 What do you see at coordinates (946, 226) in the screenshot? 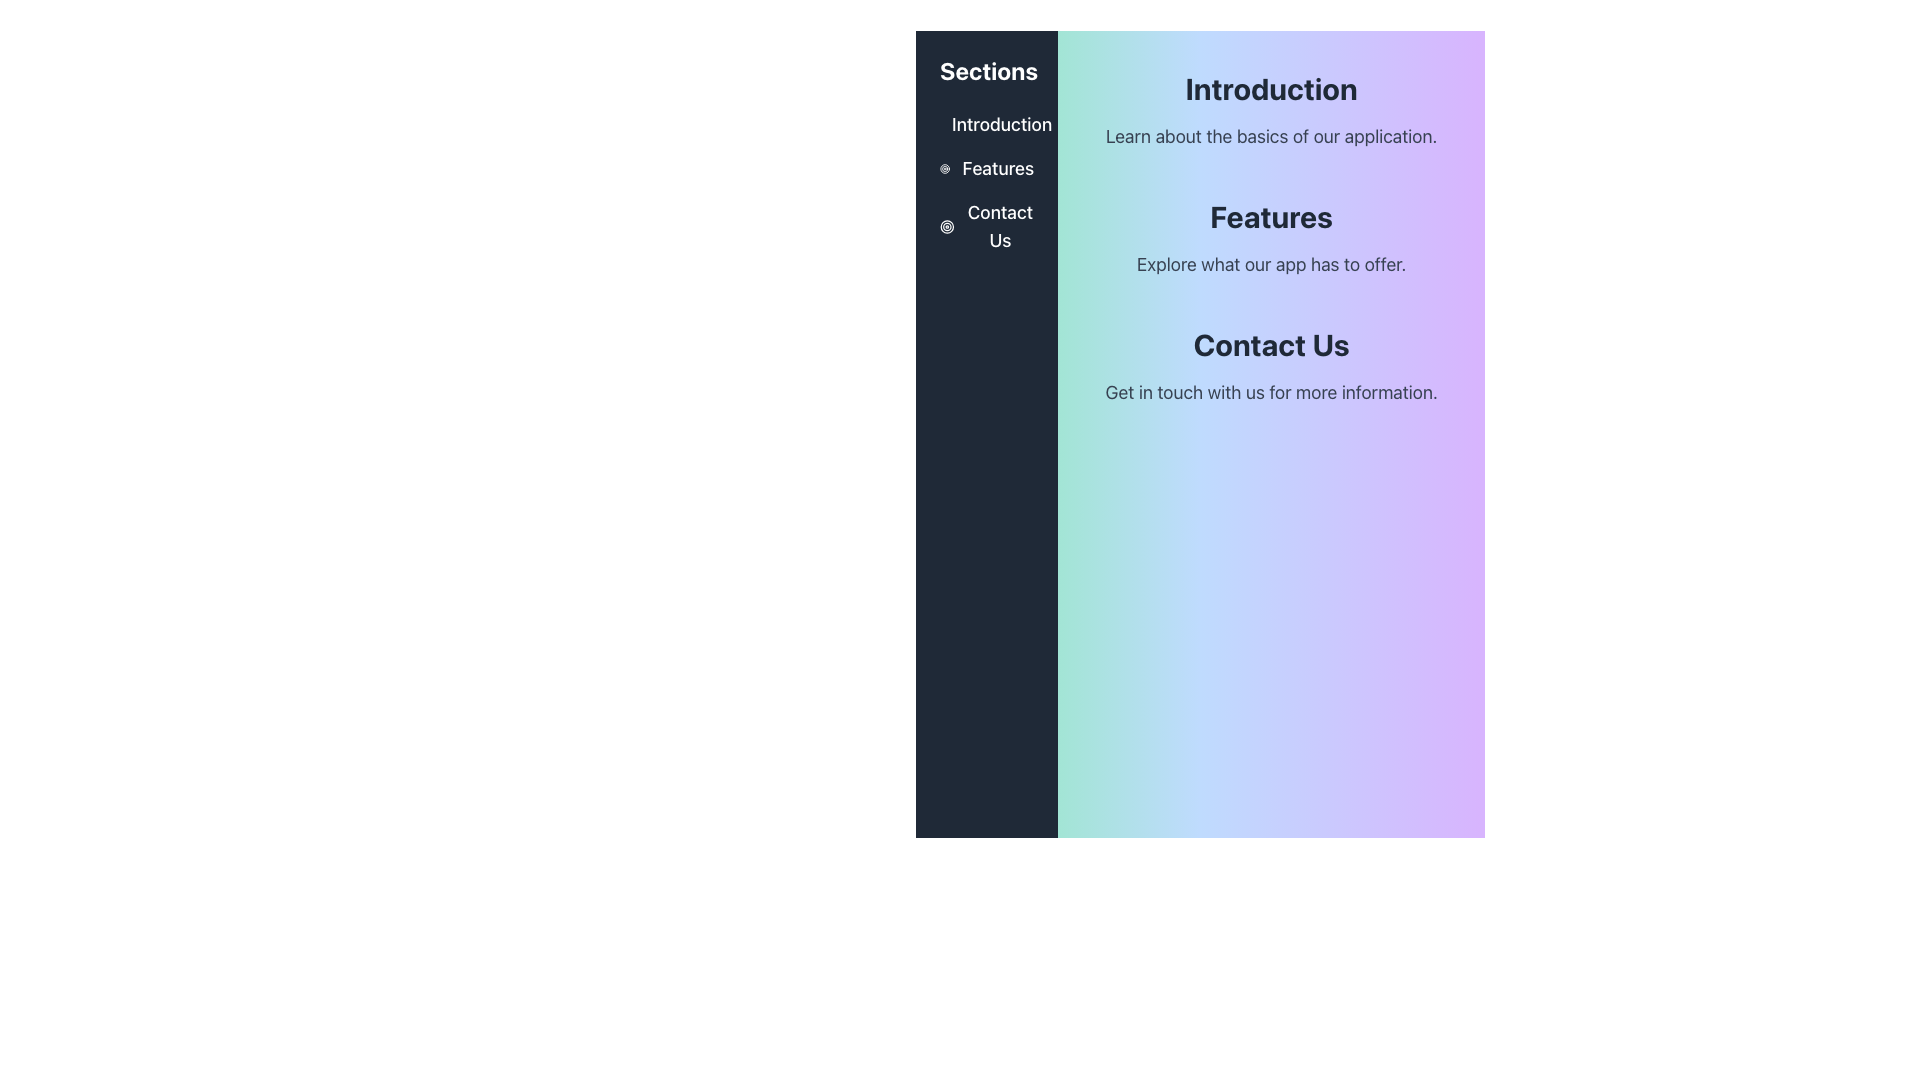
I see `the graphical icon component that represents the outer ring of the target design located next to the 'Contact Us' label in the vertical side navigation panel` at bounding box center [946, 226].